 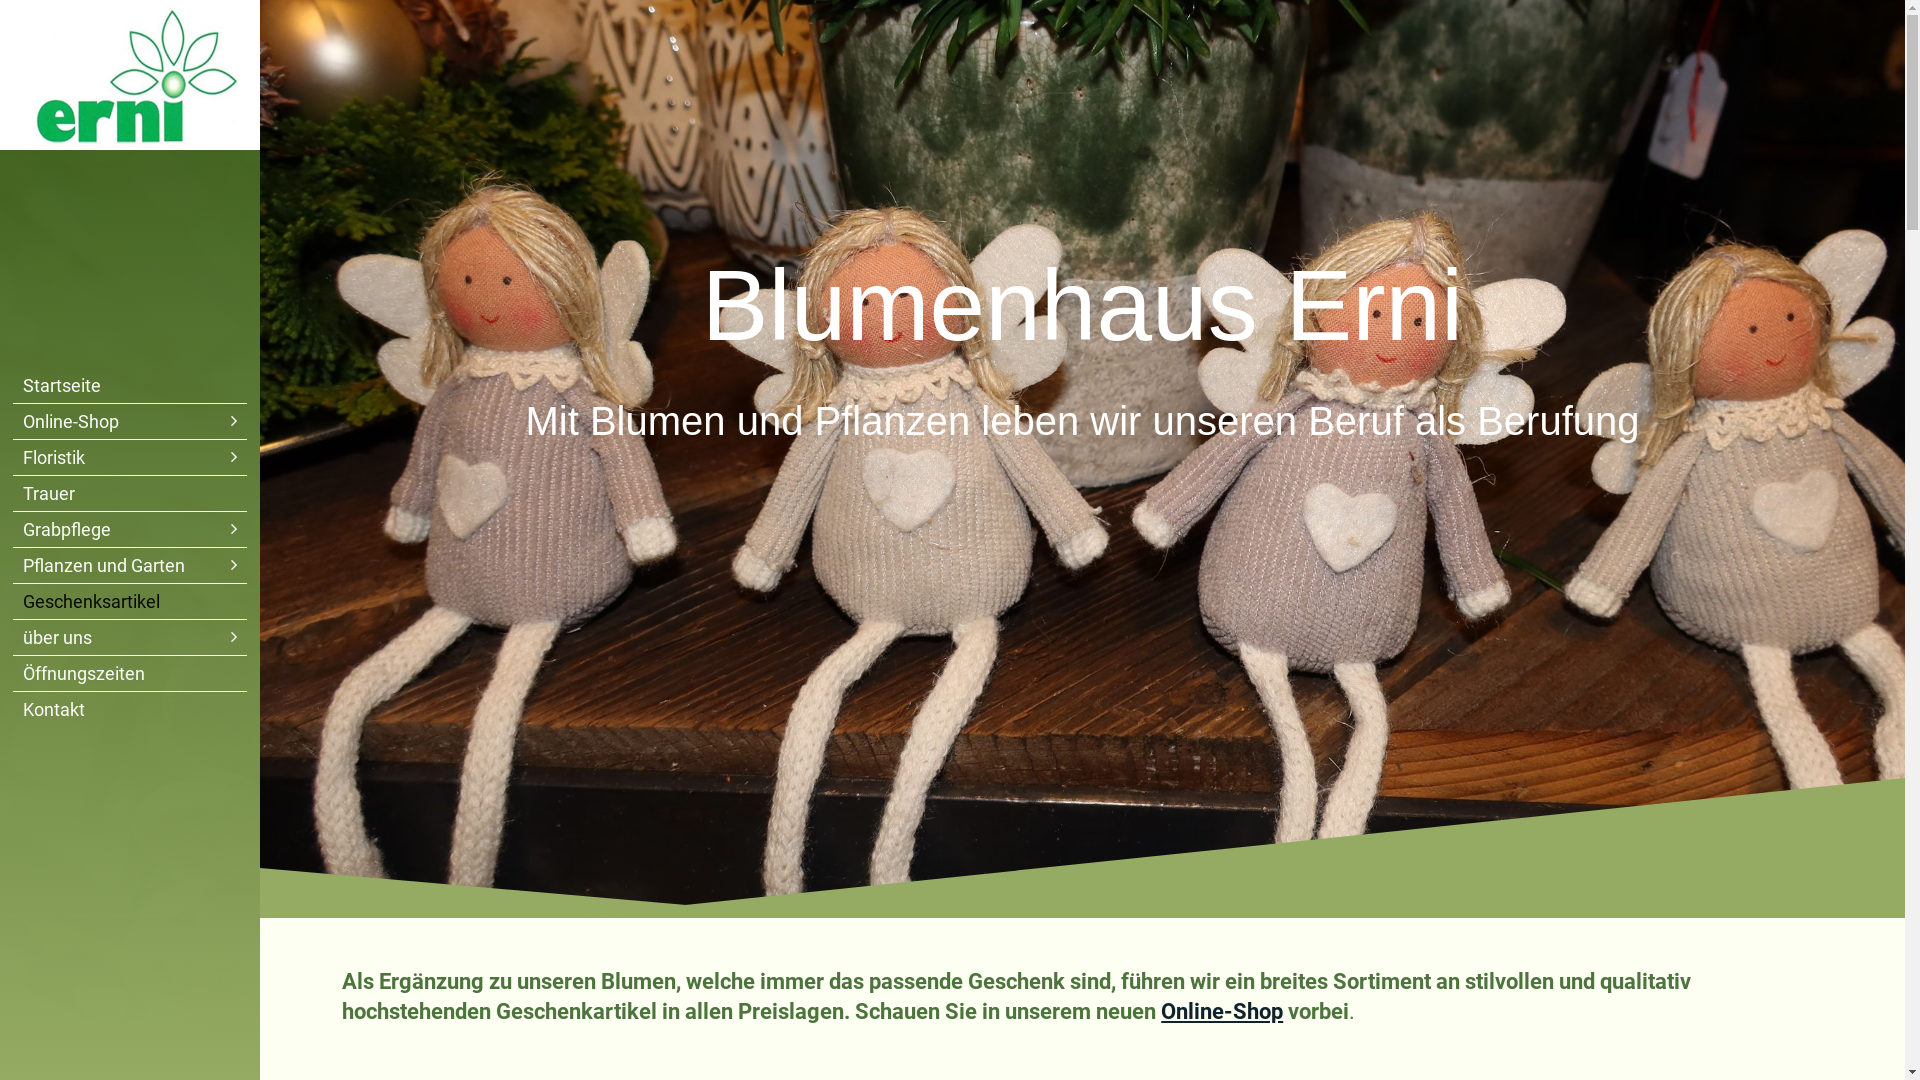 What do you see at coordinates (128, 600) in the screenshot?
I see `'Geschenksartikel'` at bounding box center [128, 600].